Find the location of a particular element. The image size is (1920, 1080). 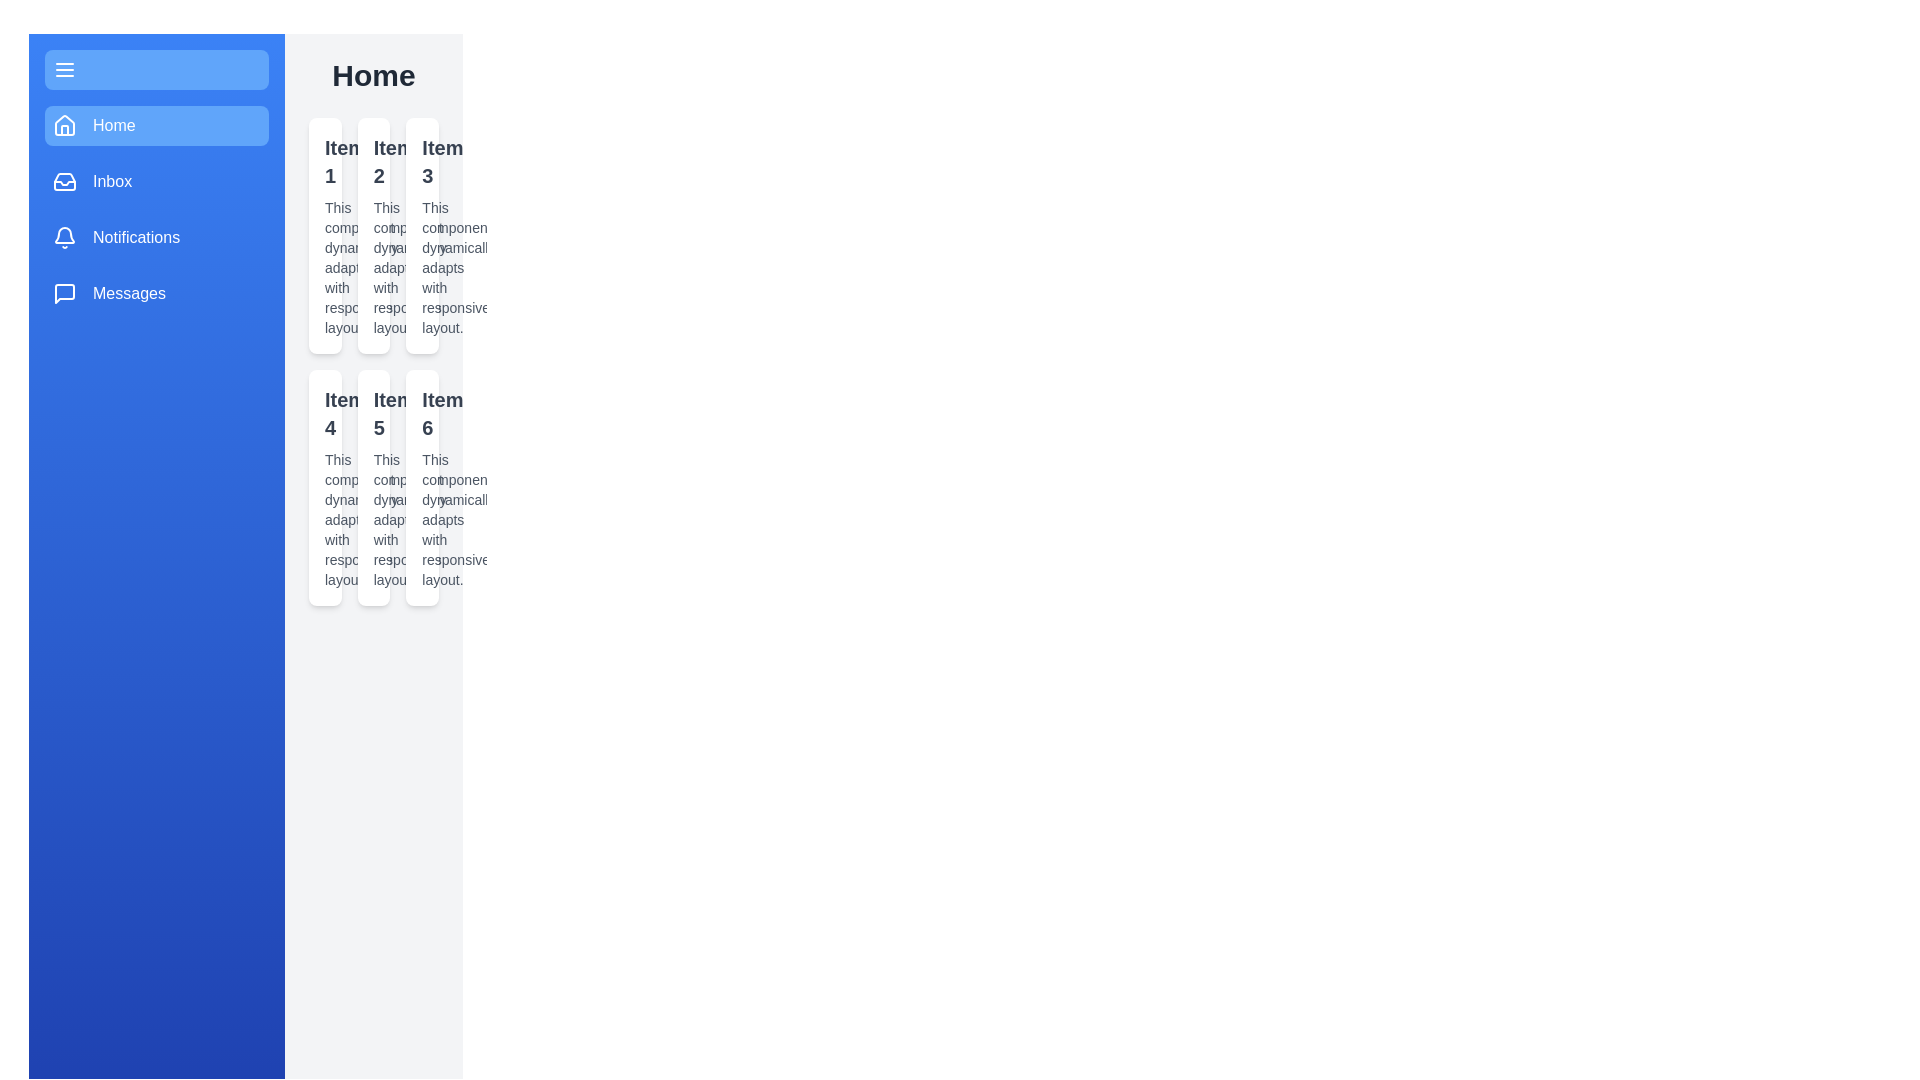

the 'Notifications' menu item in the navigation menu is located at coordinates (135, 237).